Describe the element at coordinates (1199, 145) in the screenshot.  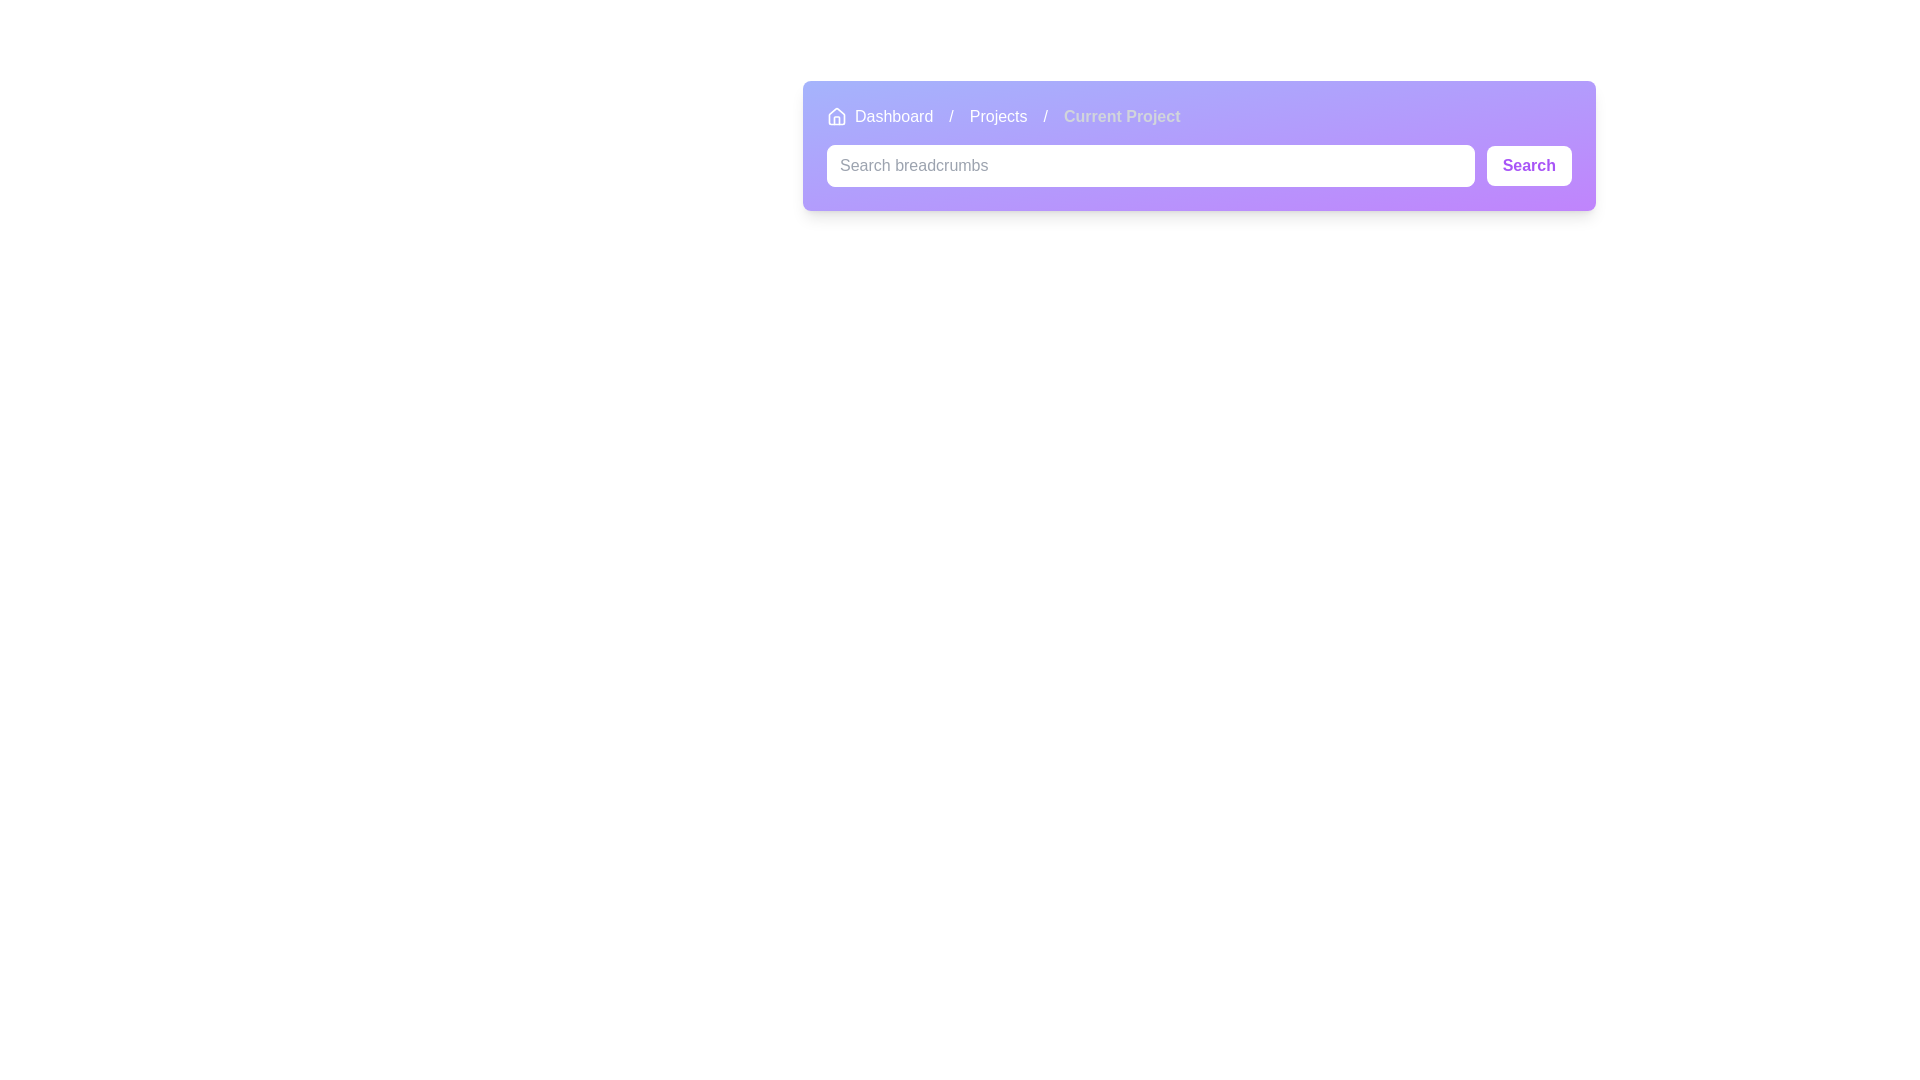
I see `the breadcrumb section of the composite navigation and action bar` at that location.